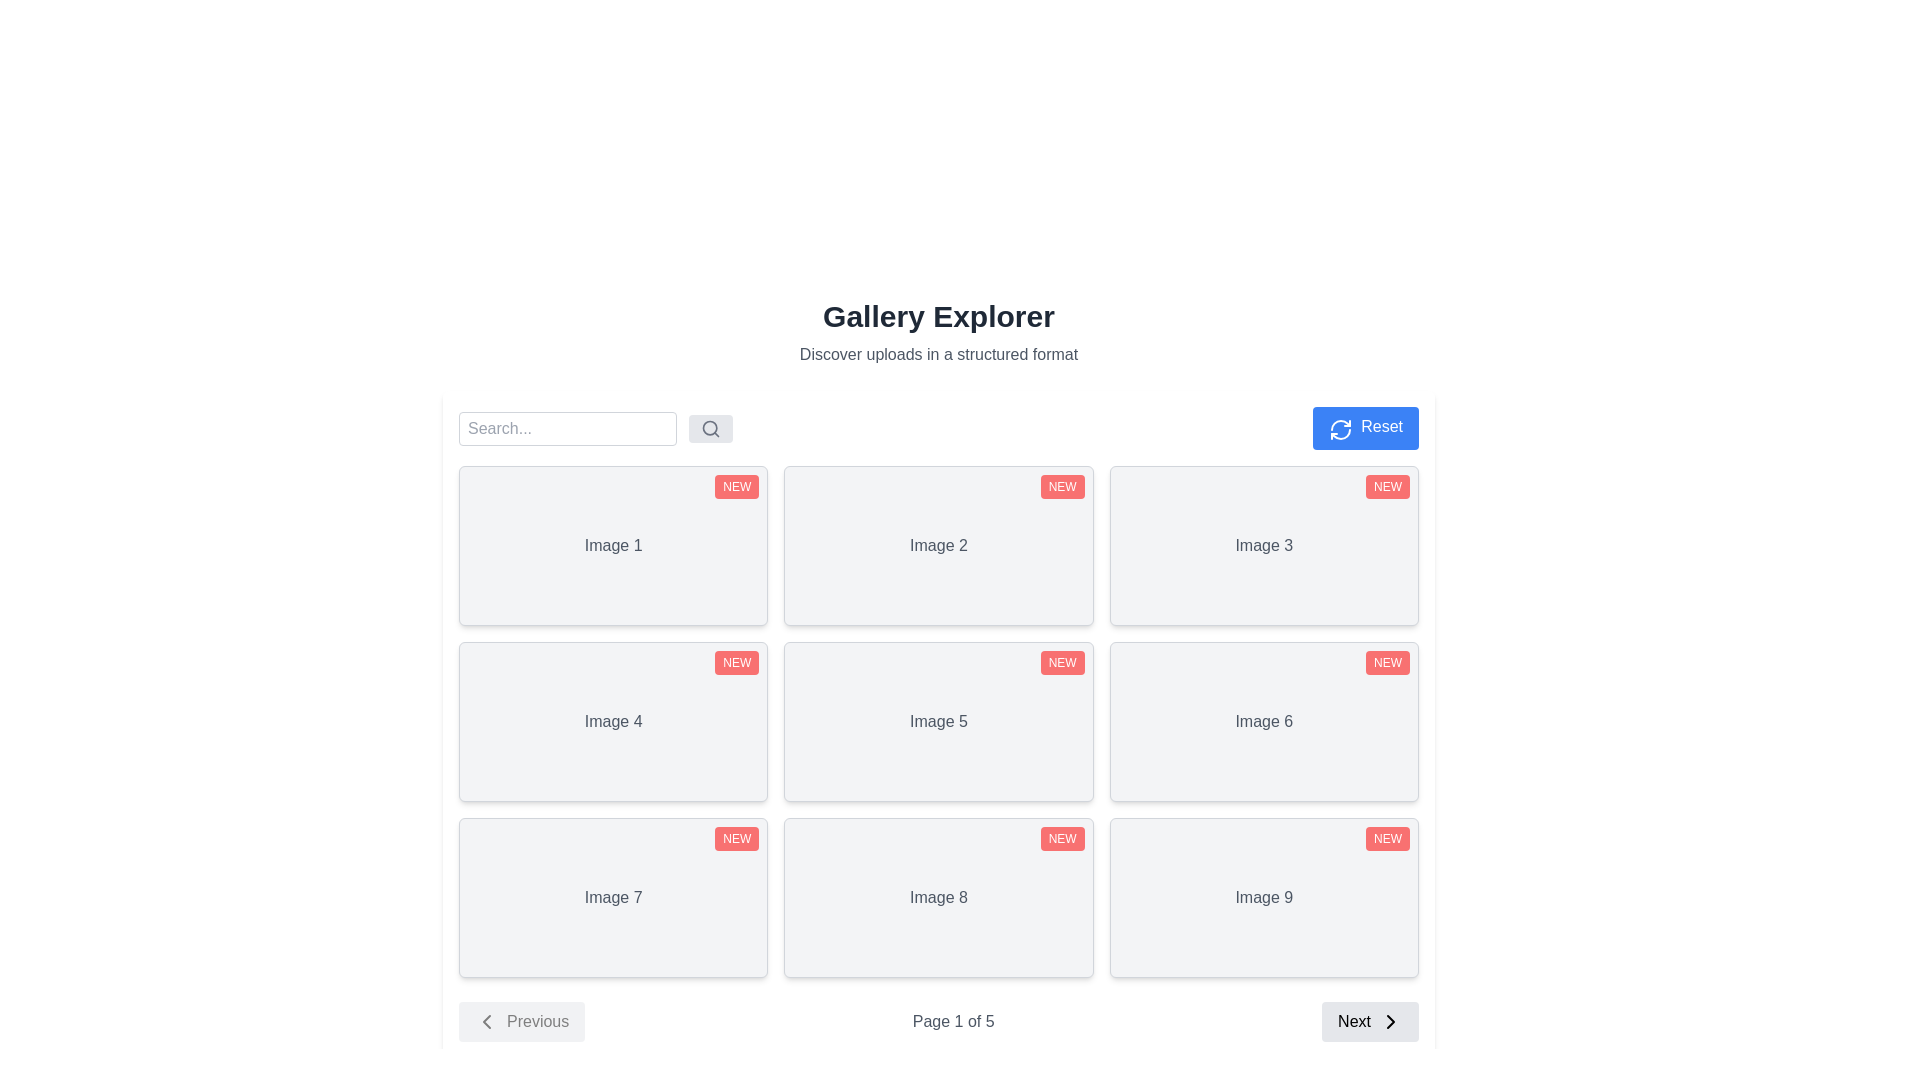 This screenshot has height=1080, width=1920. Describe the element at coordinates (1341, 428) in the screenshot. I see `the 'Reset' icon located inside the blue button labeled 'Reset', positioned to the left of the button text` at that location.